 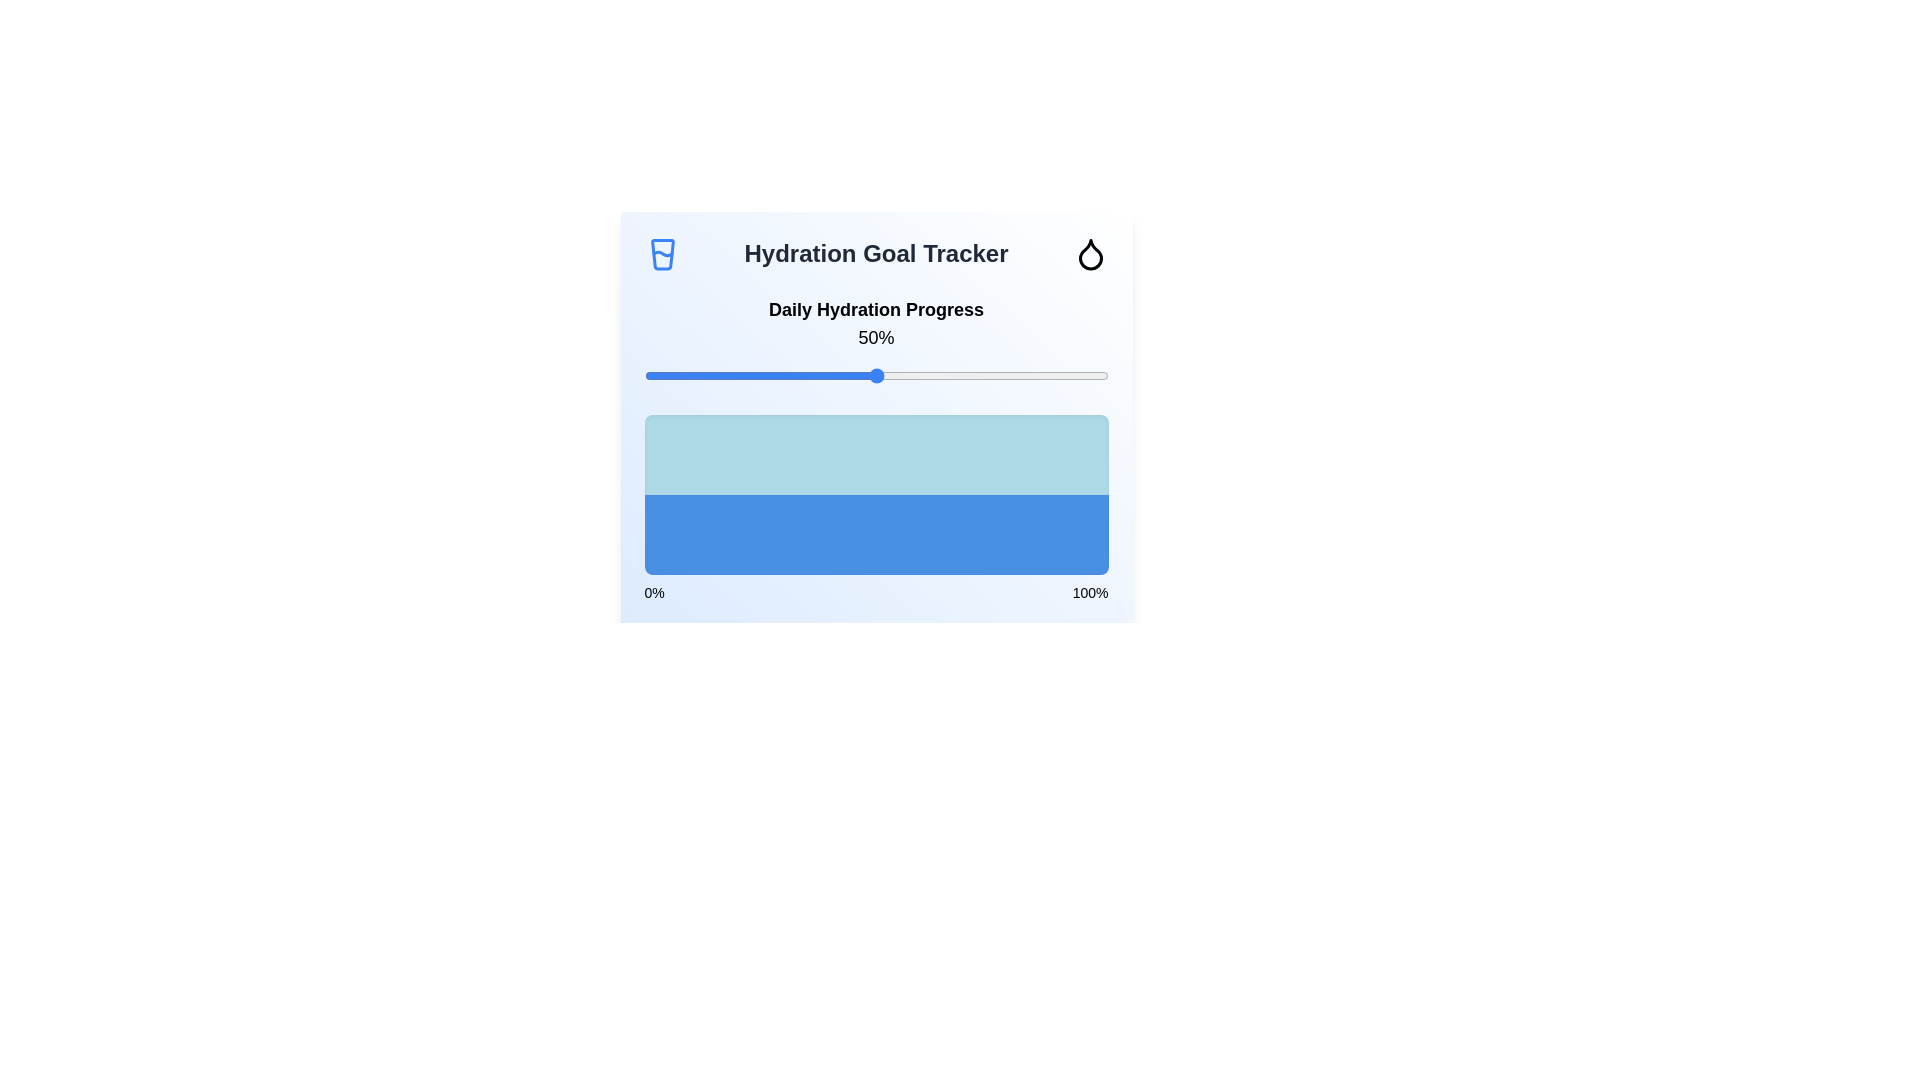 I want to click on the hydration slider to 92%, so click(x=1070, y=375).